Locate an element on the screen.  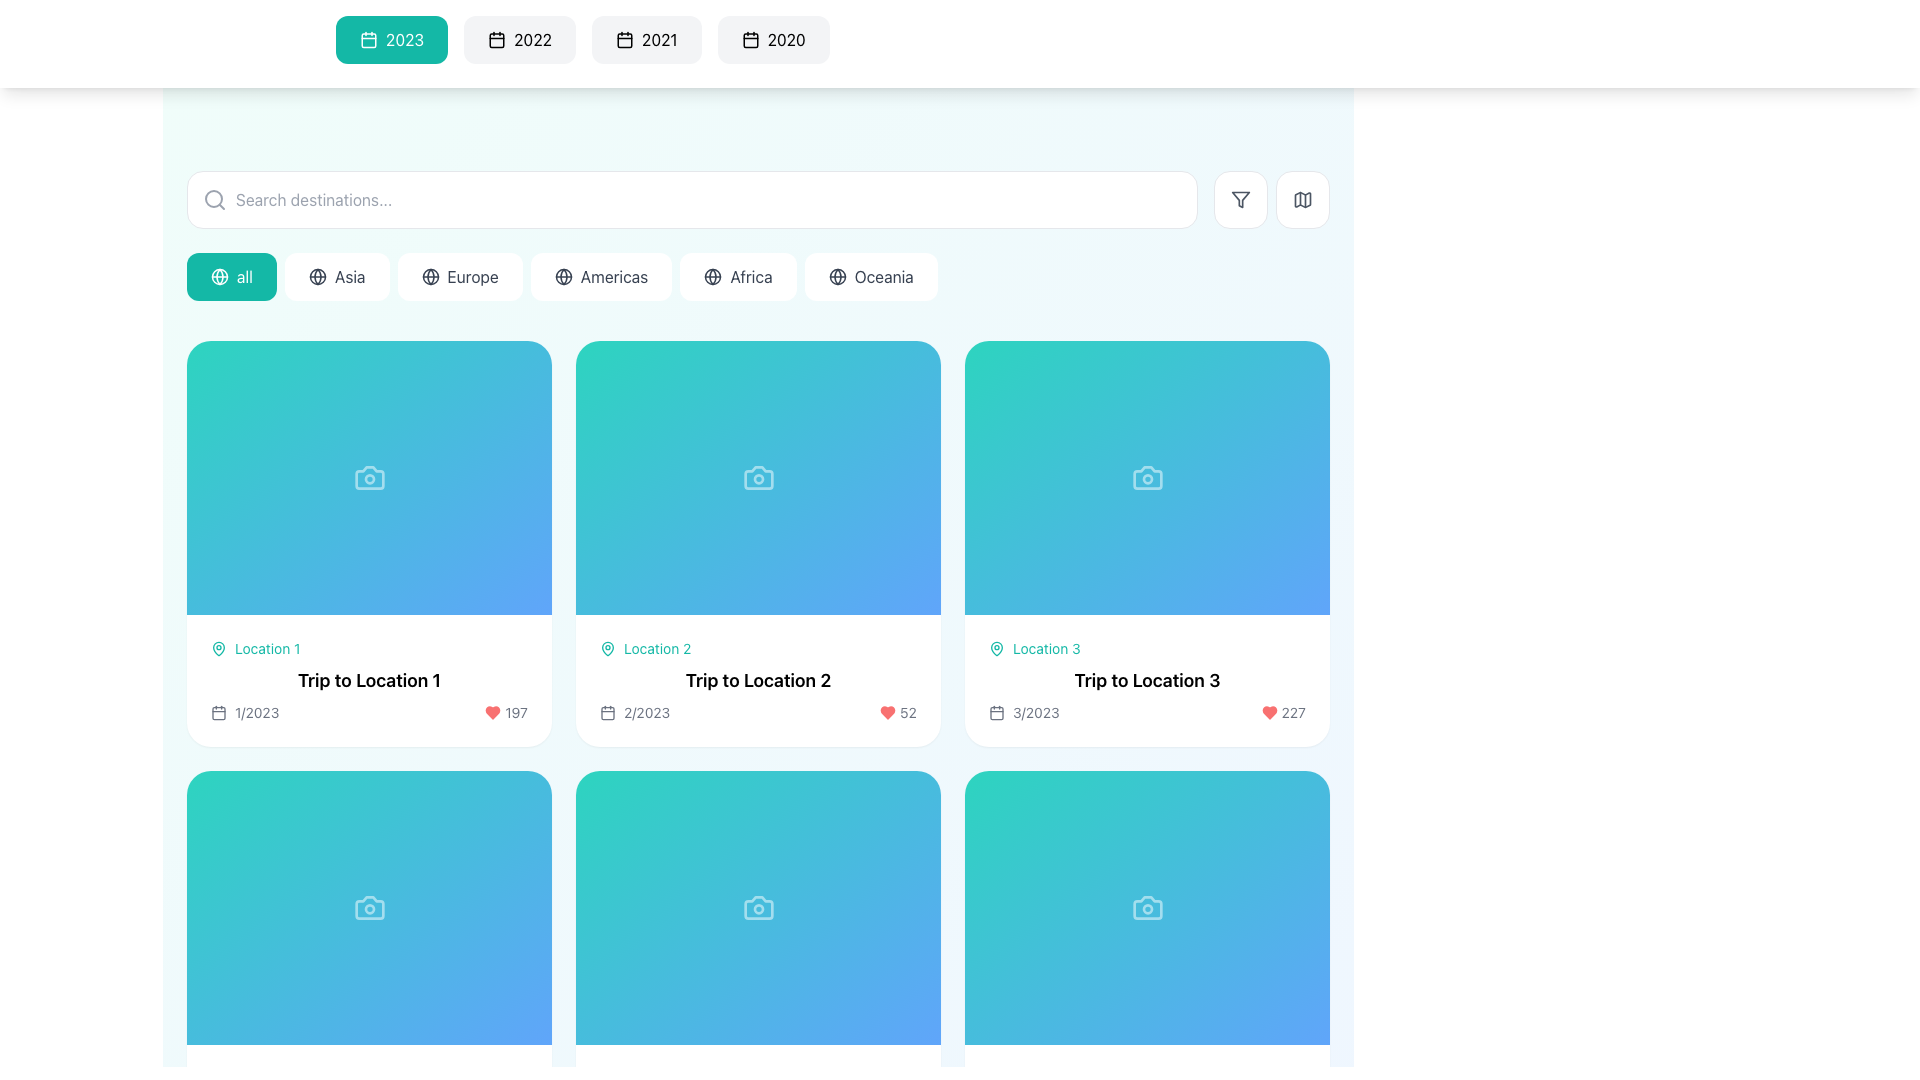
attributes of the rounded rectangular button with a teal background and white text reading 'all', which is the first button in a series located below the search bar is located at coordinates (231, 277).